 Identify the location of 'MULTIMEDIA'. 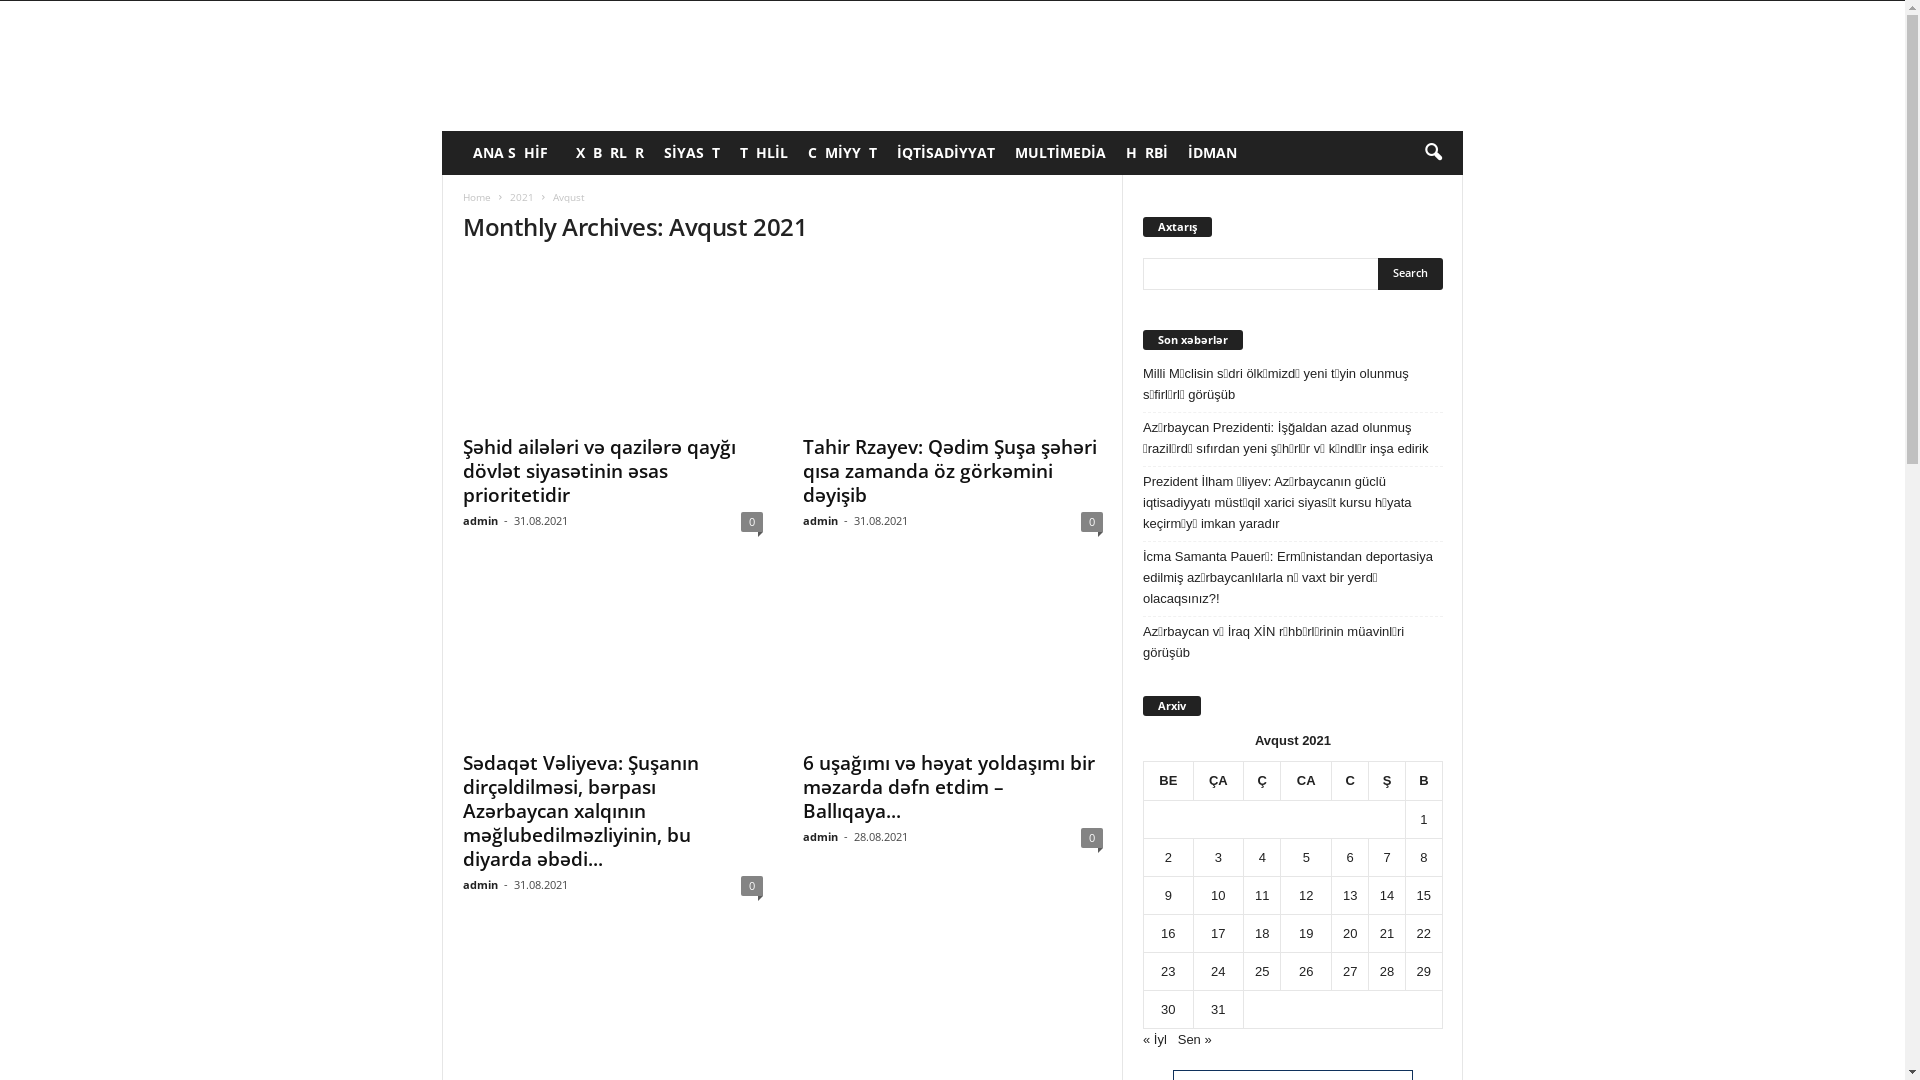
(1059, 152).